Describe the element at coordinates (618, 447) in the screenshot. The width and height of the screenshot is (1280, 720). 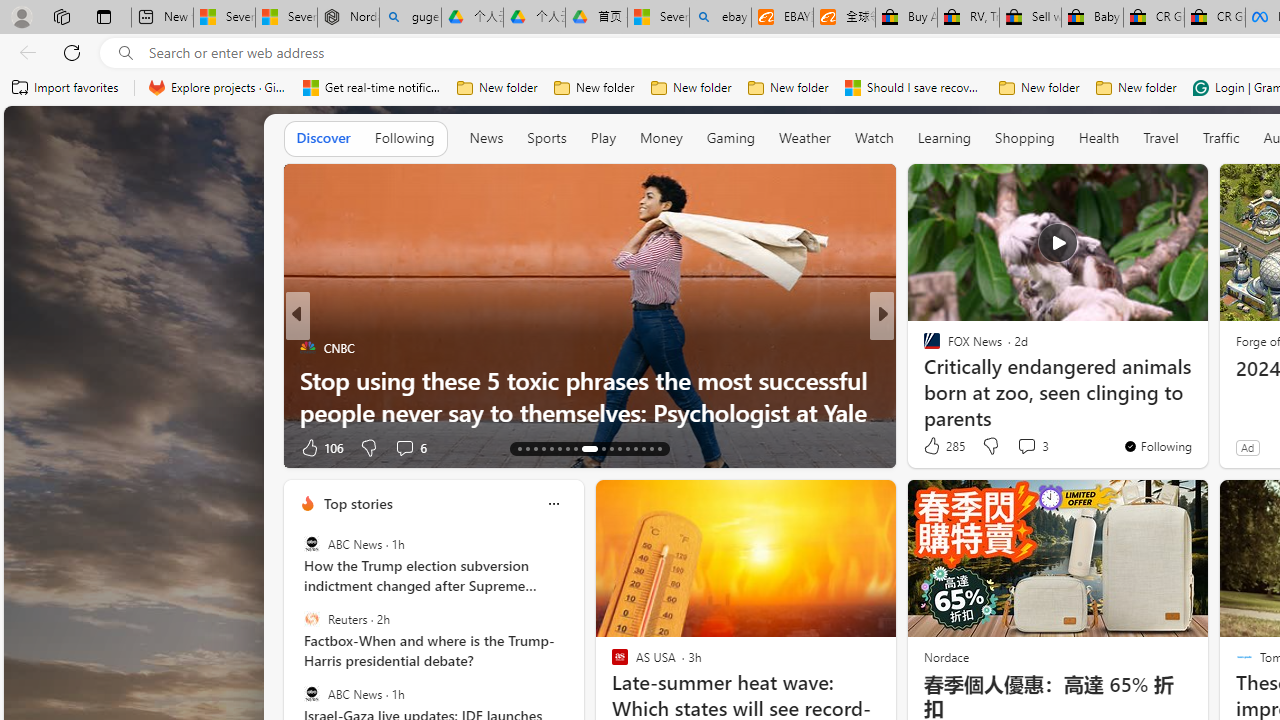
I see `'AutomationID: tab-24'` at that location.